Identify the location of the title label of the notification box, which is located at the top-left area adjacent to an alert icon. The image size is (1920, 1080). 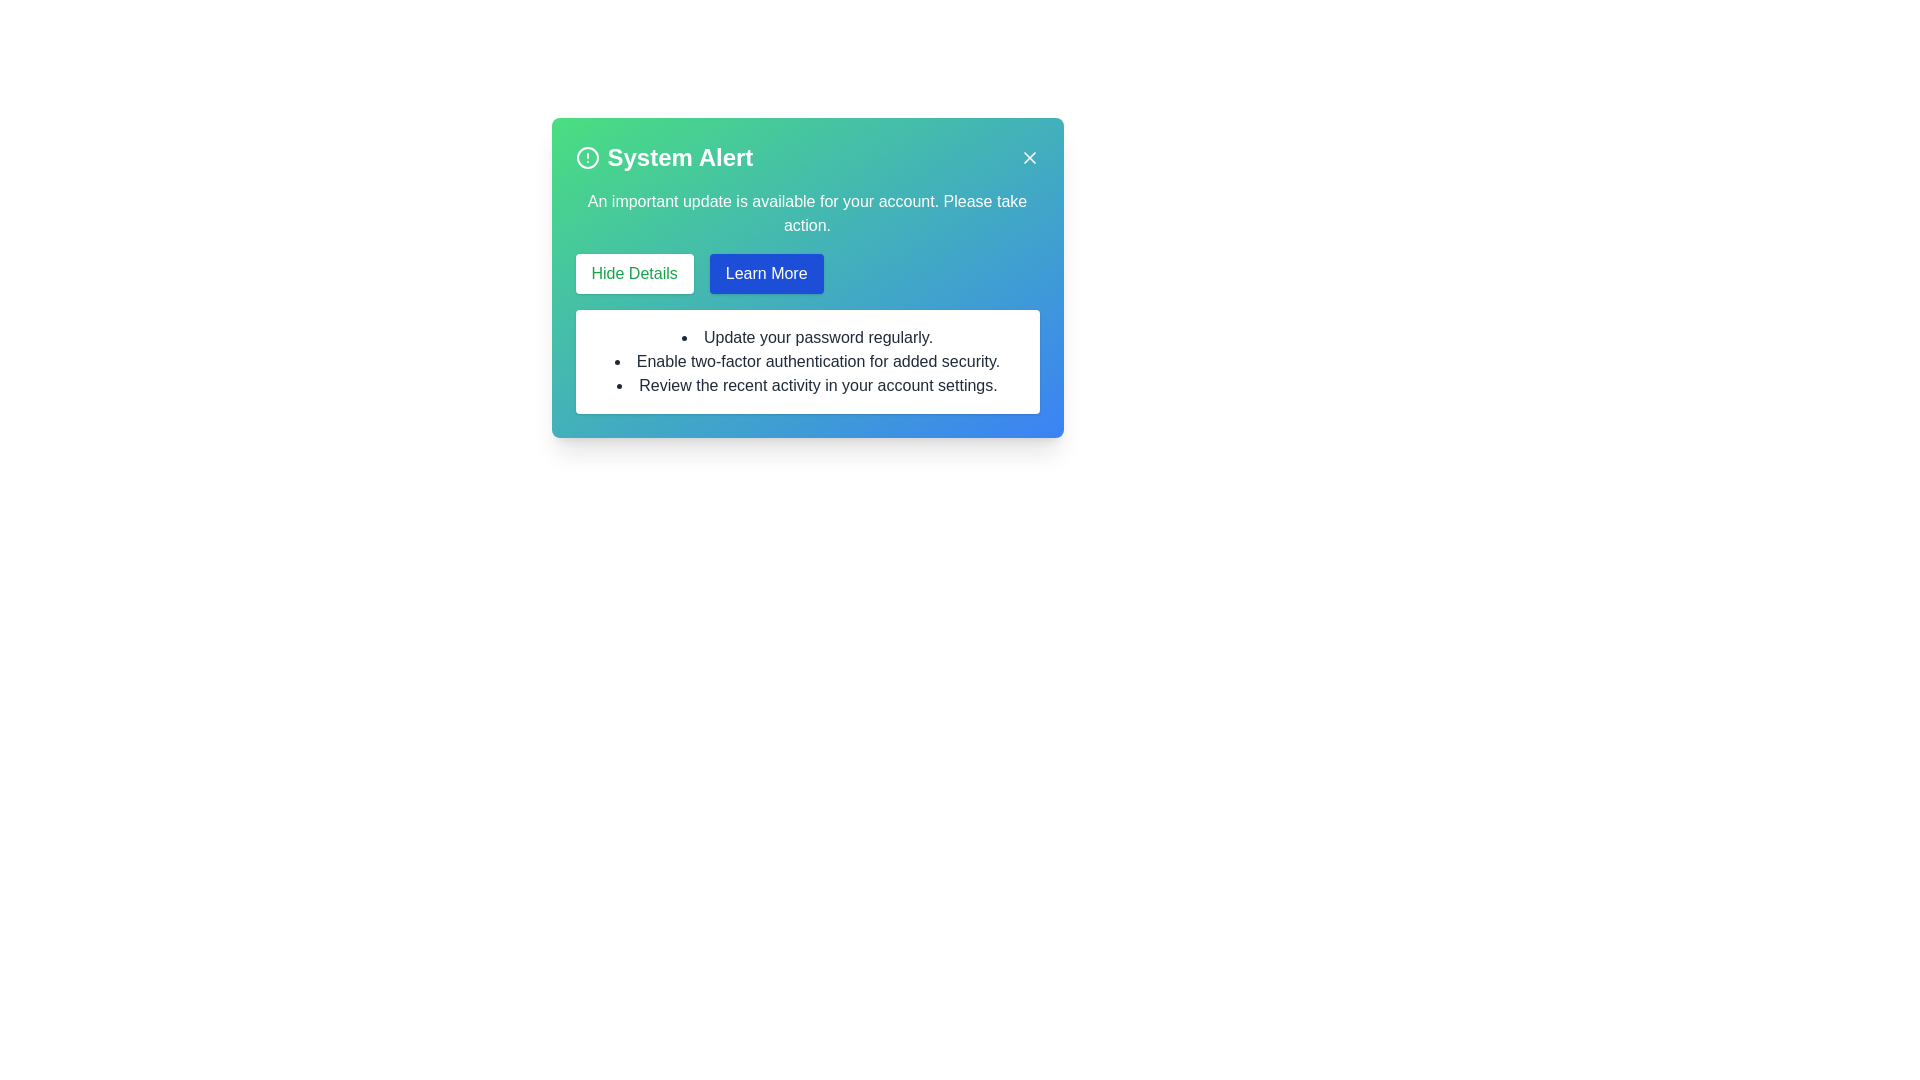
(680, 157).